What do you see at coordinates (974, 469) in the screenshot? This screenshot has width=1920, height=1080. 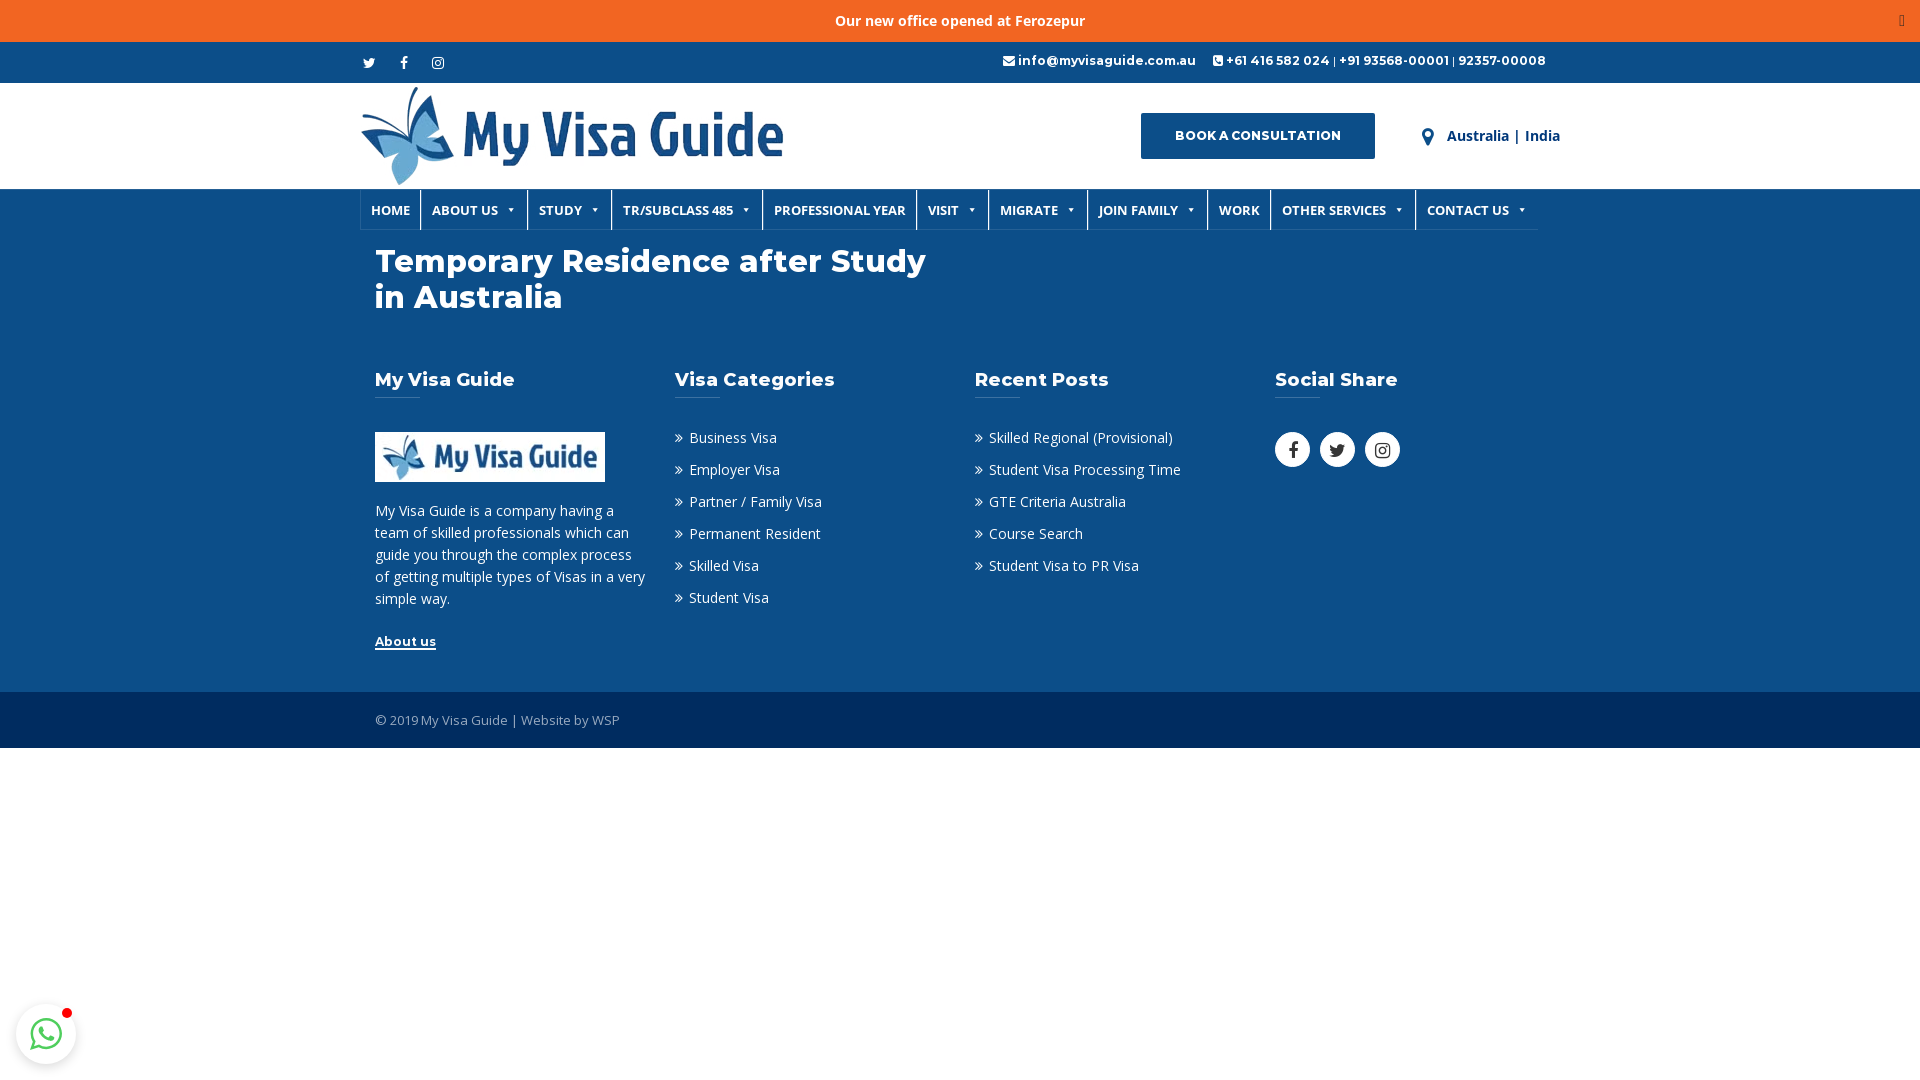 I see `'Student Visa Processing Time'` at bounding box center [974, 469].